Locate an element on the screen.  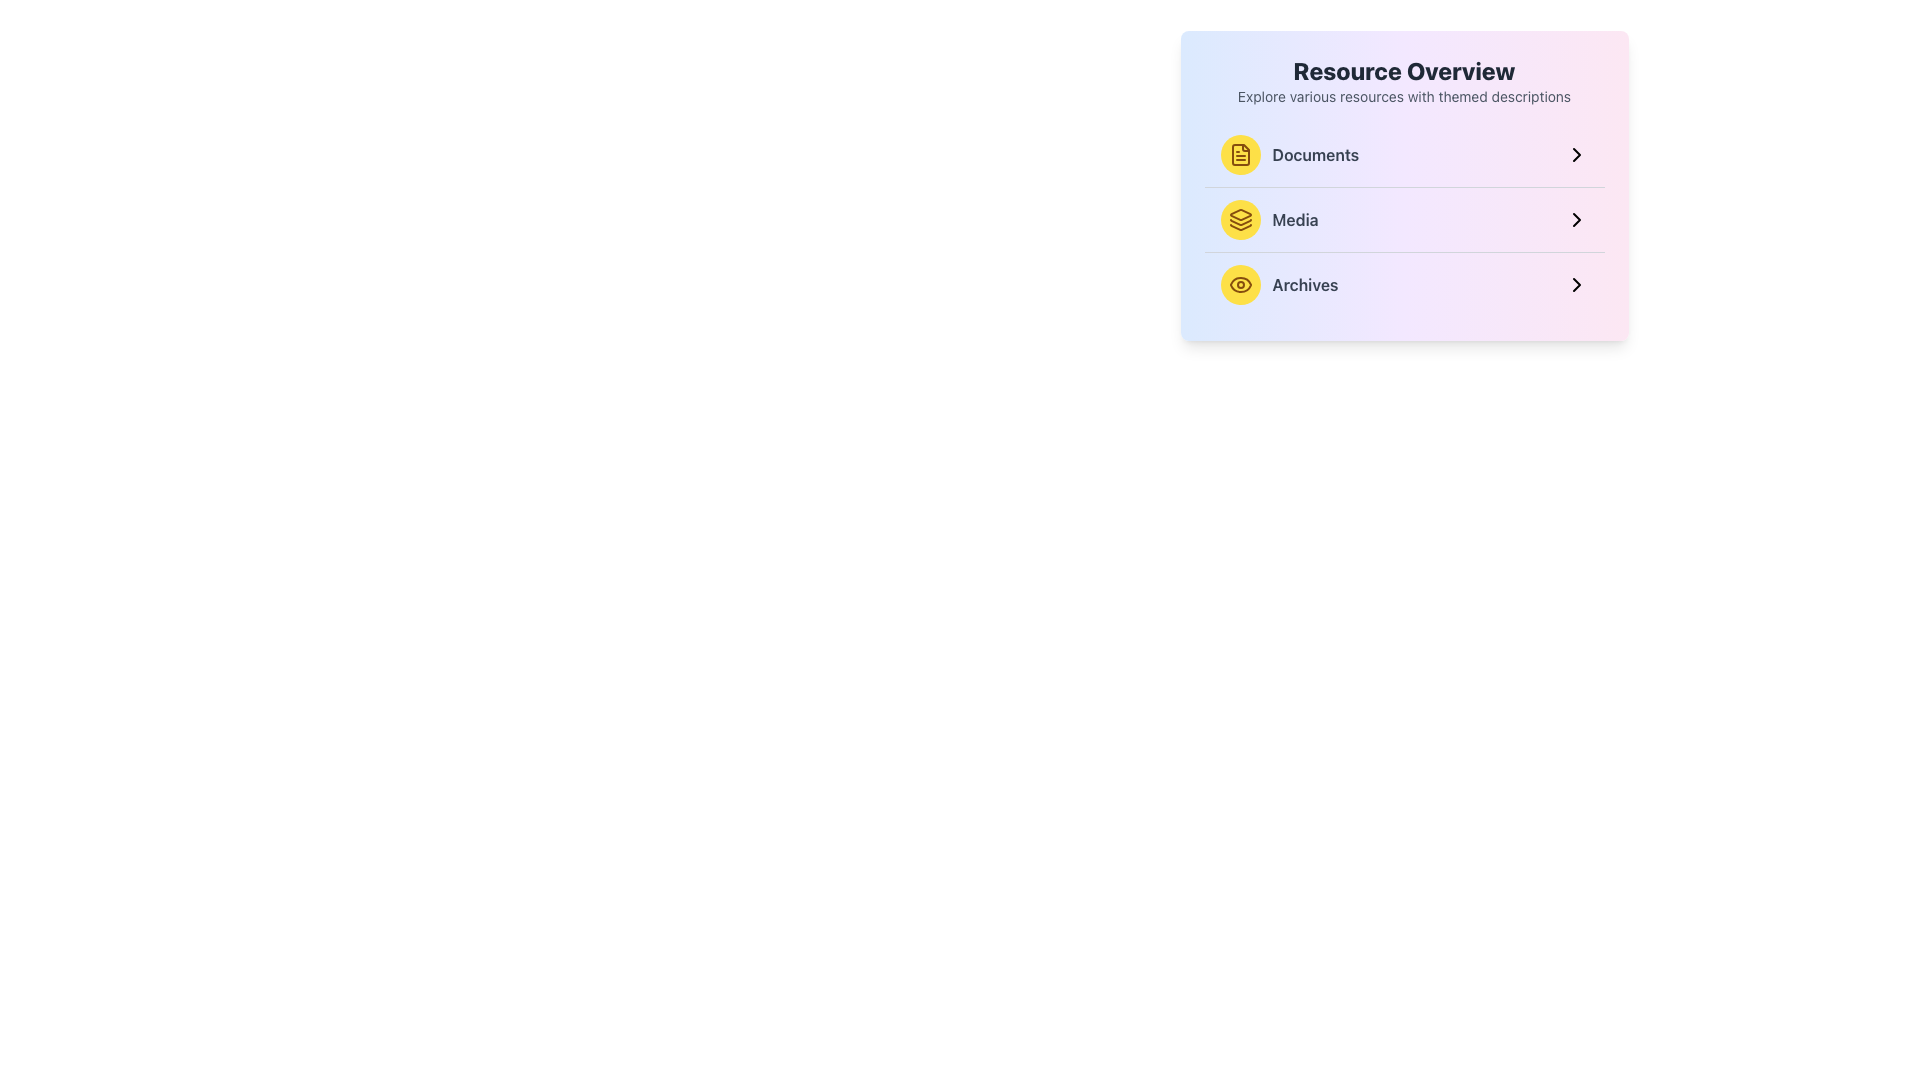
the 'Media' list item in the interactive menu is located at coordinates (1403, 219).